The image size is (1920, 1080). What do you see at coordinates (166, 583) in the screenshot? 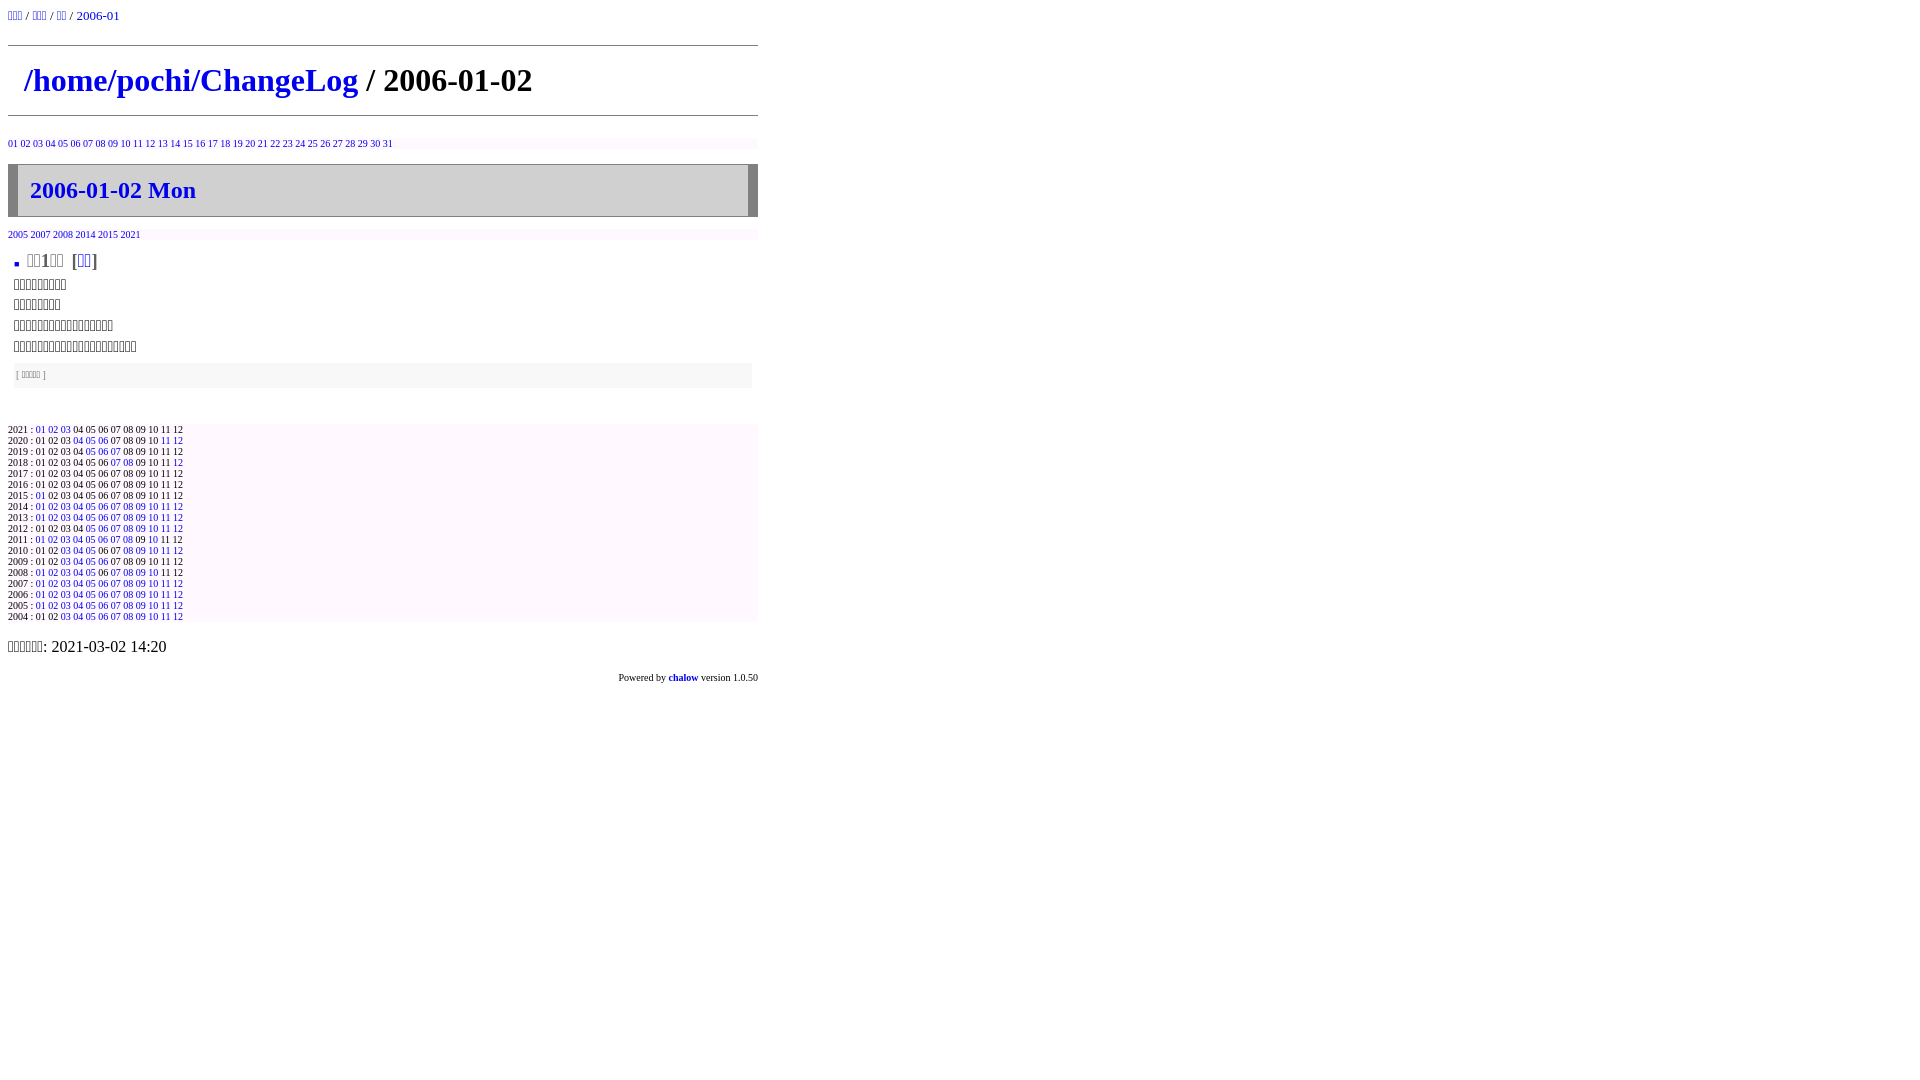
I see `'11'` at bounding box center [166, 583].